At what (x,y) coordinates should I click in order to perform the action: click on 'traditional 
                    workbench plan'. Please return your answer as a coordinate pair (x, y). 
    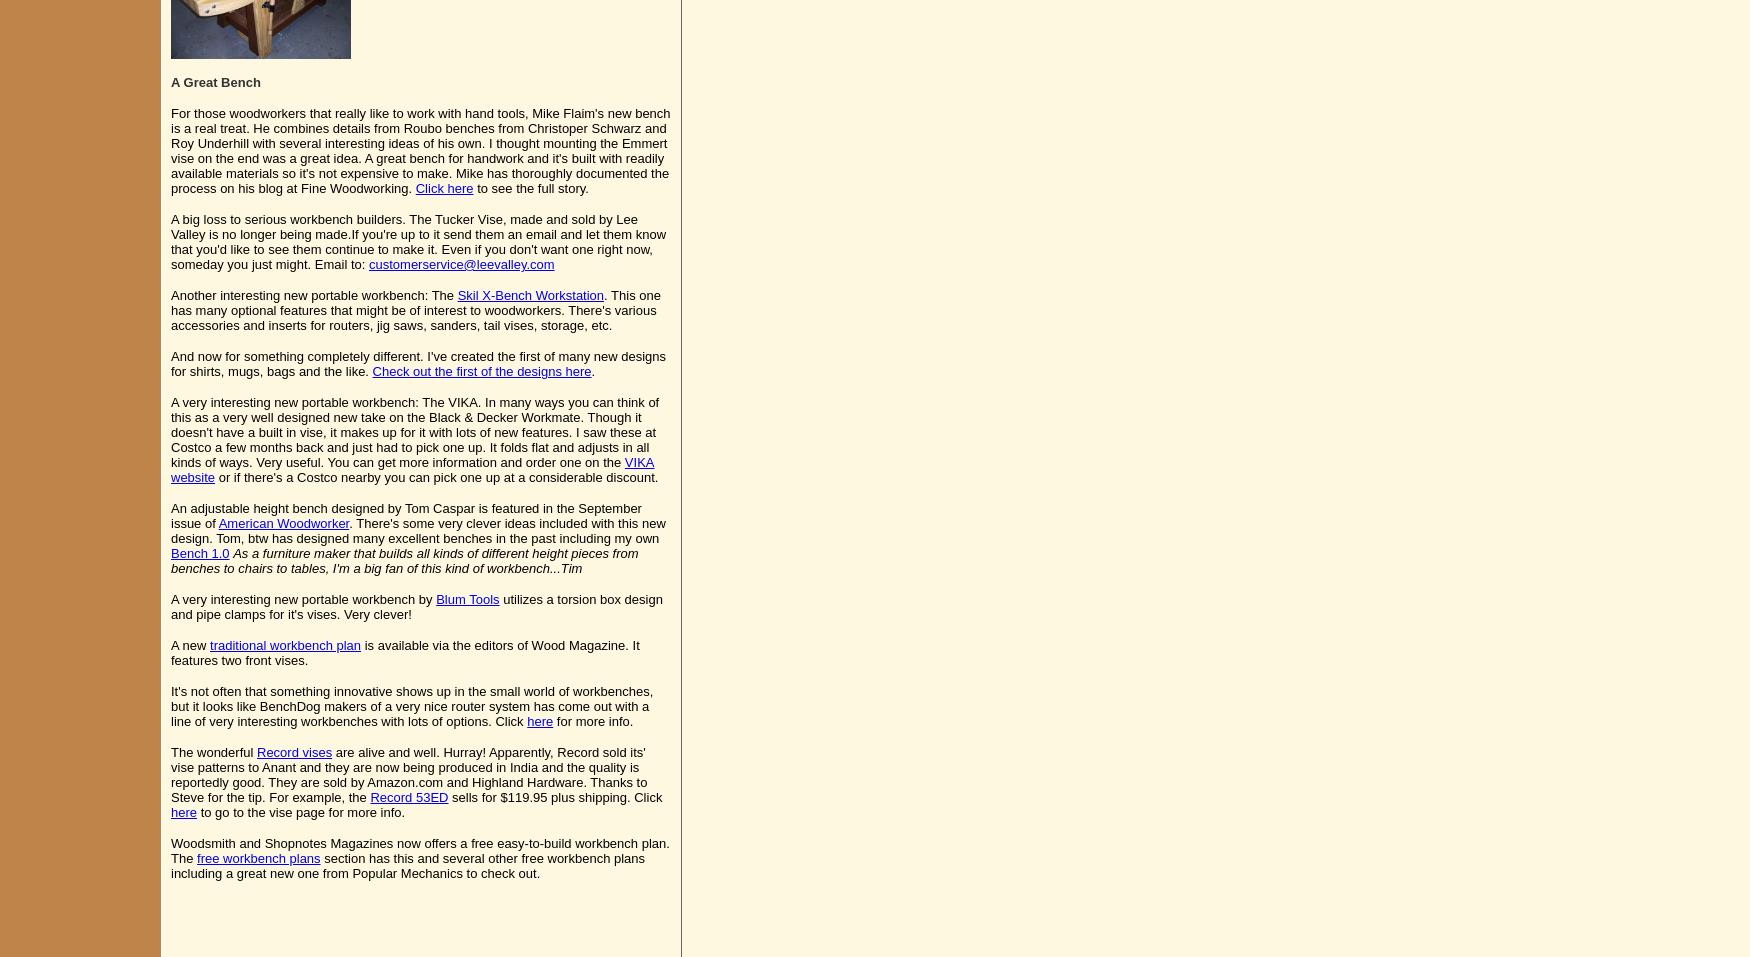
    Looking at the image, I should click on (284, 644).